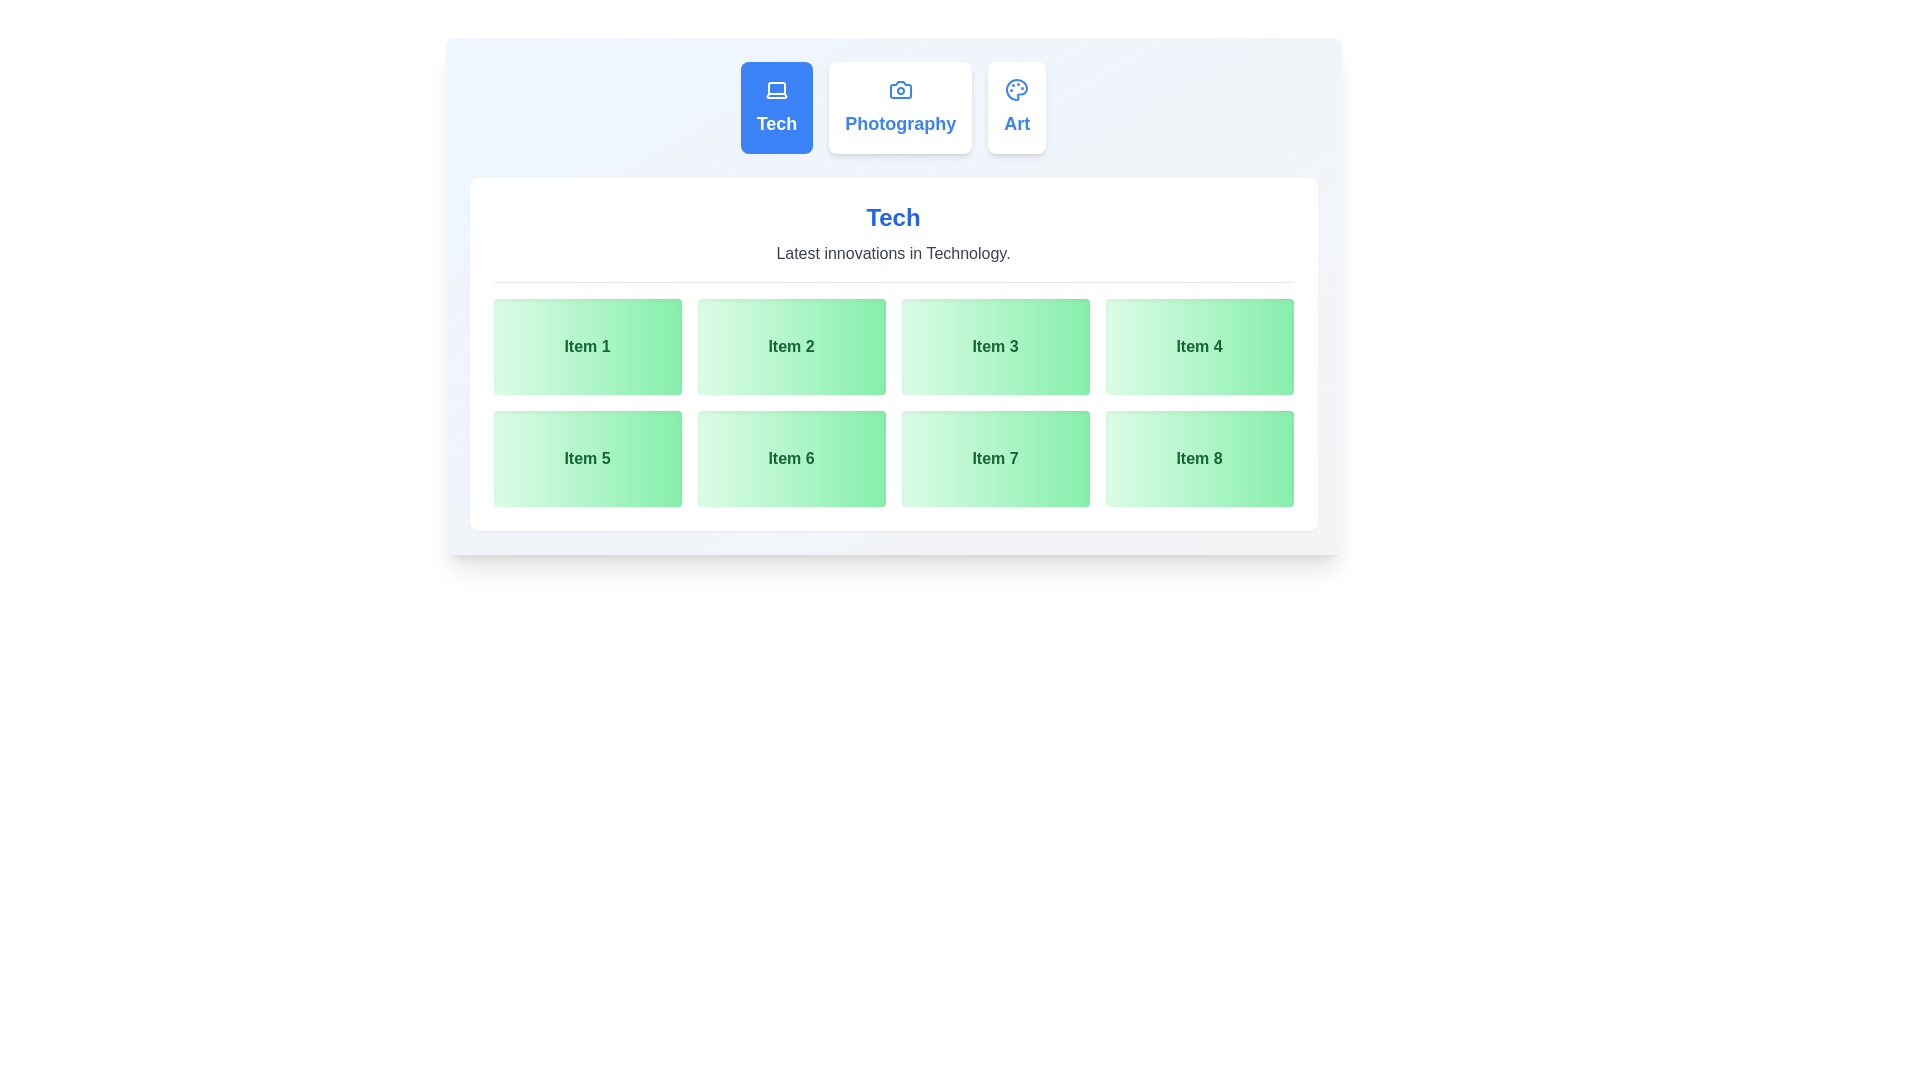 The height and width of the screenshot is (1080, 1920). Describe the element at coordinates (776, 108) in the screenshot. I see `the tab labeled Tech` at that location.